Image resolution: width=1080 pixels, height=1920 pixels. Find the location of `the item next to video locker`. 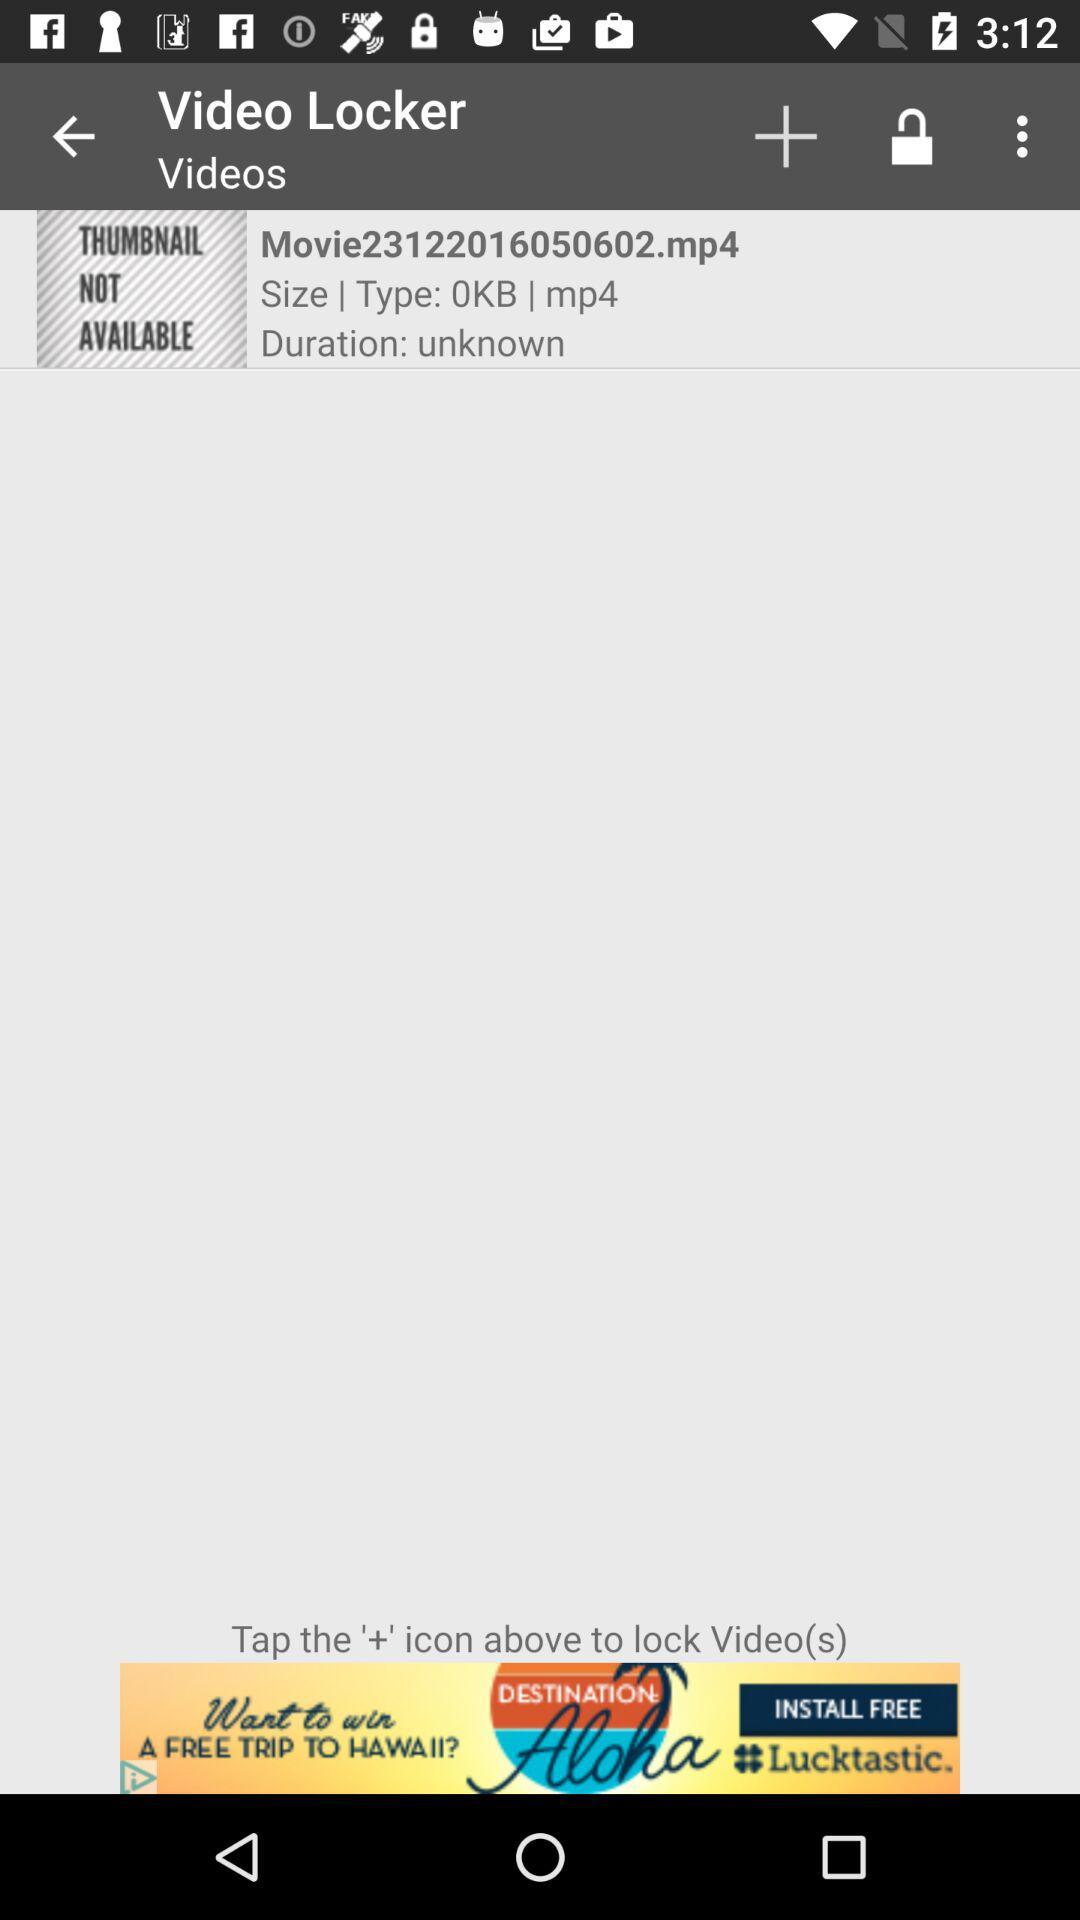

the item next to video locker is located at coordinates (72, 135).